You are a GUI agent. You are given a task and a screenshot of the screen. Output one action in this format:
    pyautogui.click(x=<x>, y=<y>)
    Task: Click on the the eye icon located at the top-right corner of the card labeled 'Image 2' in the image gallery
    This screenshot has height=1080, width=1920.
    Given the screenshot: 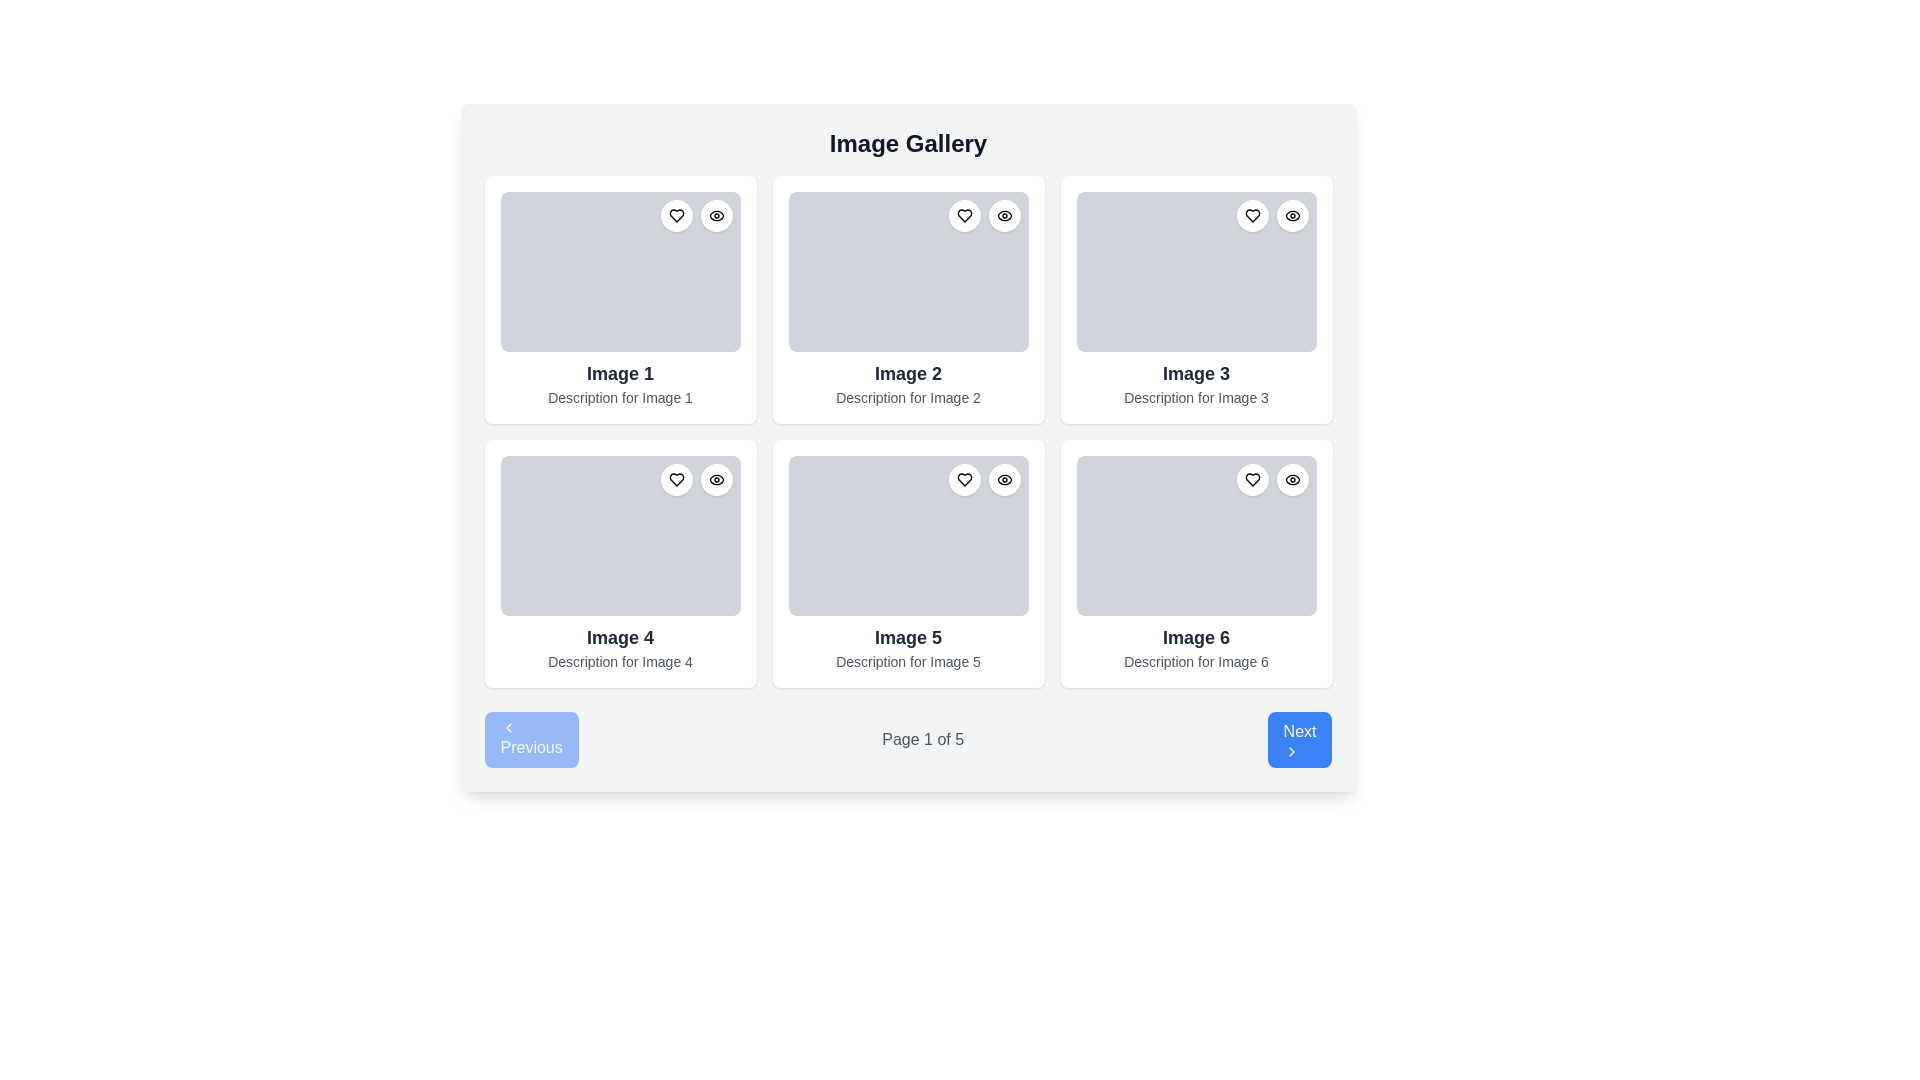 What is the action you would take?
    pyautogui.click(x=1004, y=216)
    